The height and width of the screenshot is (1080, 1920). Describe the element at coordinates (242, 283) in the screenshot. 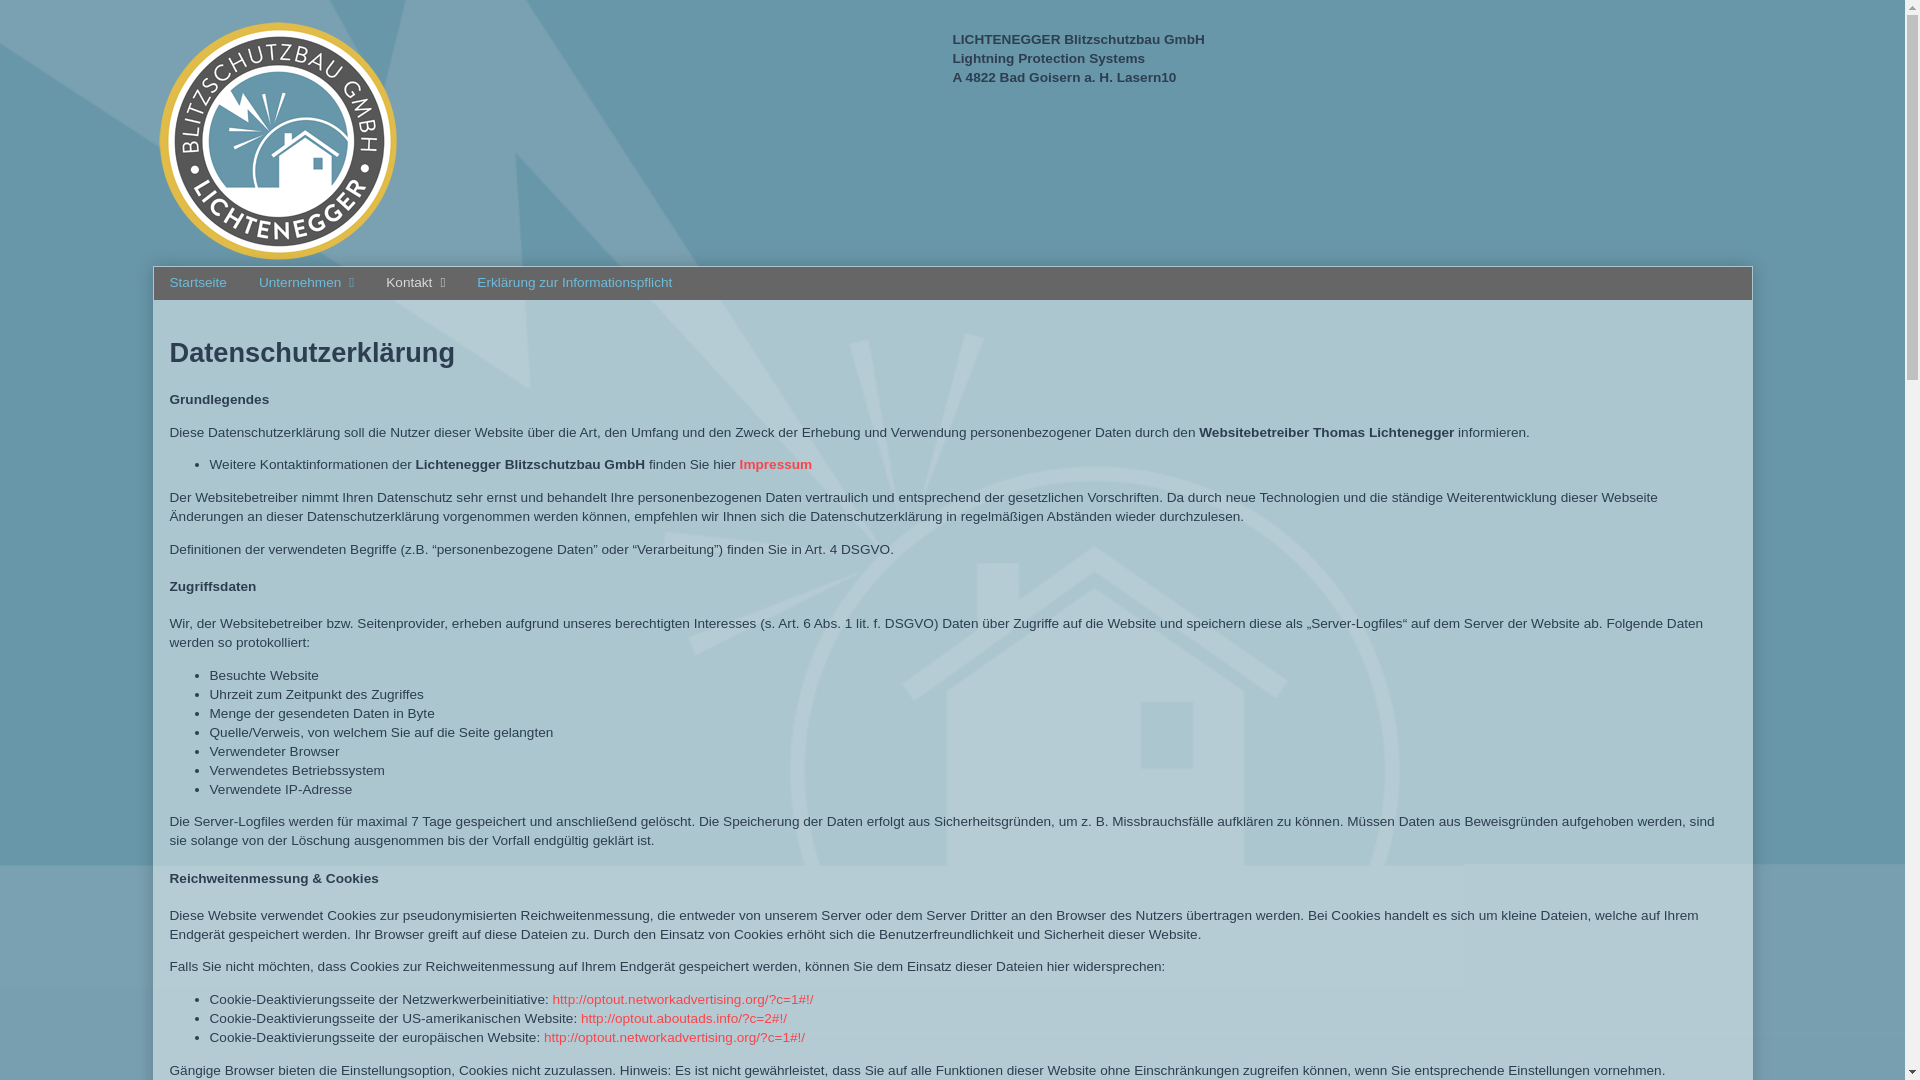

I see `'Unternehmen'` at that location.